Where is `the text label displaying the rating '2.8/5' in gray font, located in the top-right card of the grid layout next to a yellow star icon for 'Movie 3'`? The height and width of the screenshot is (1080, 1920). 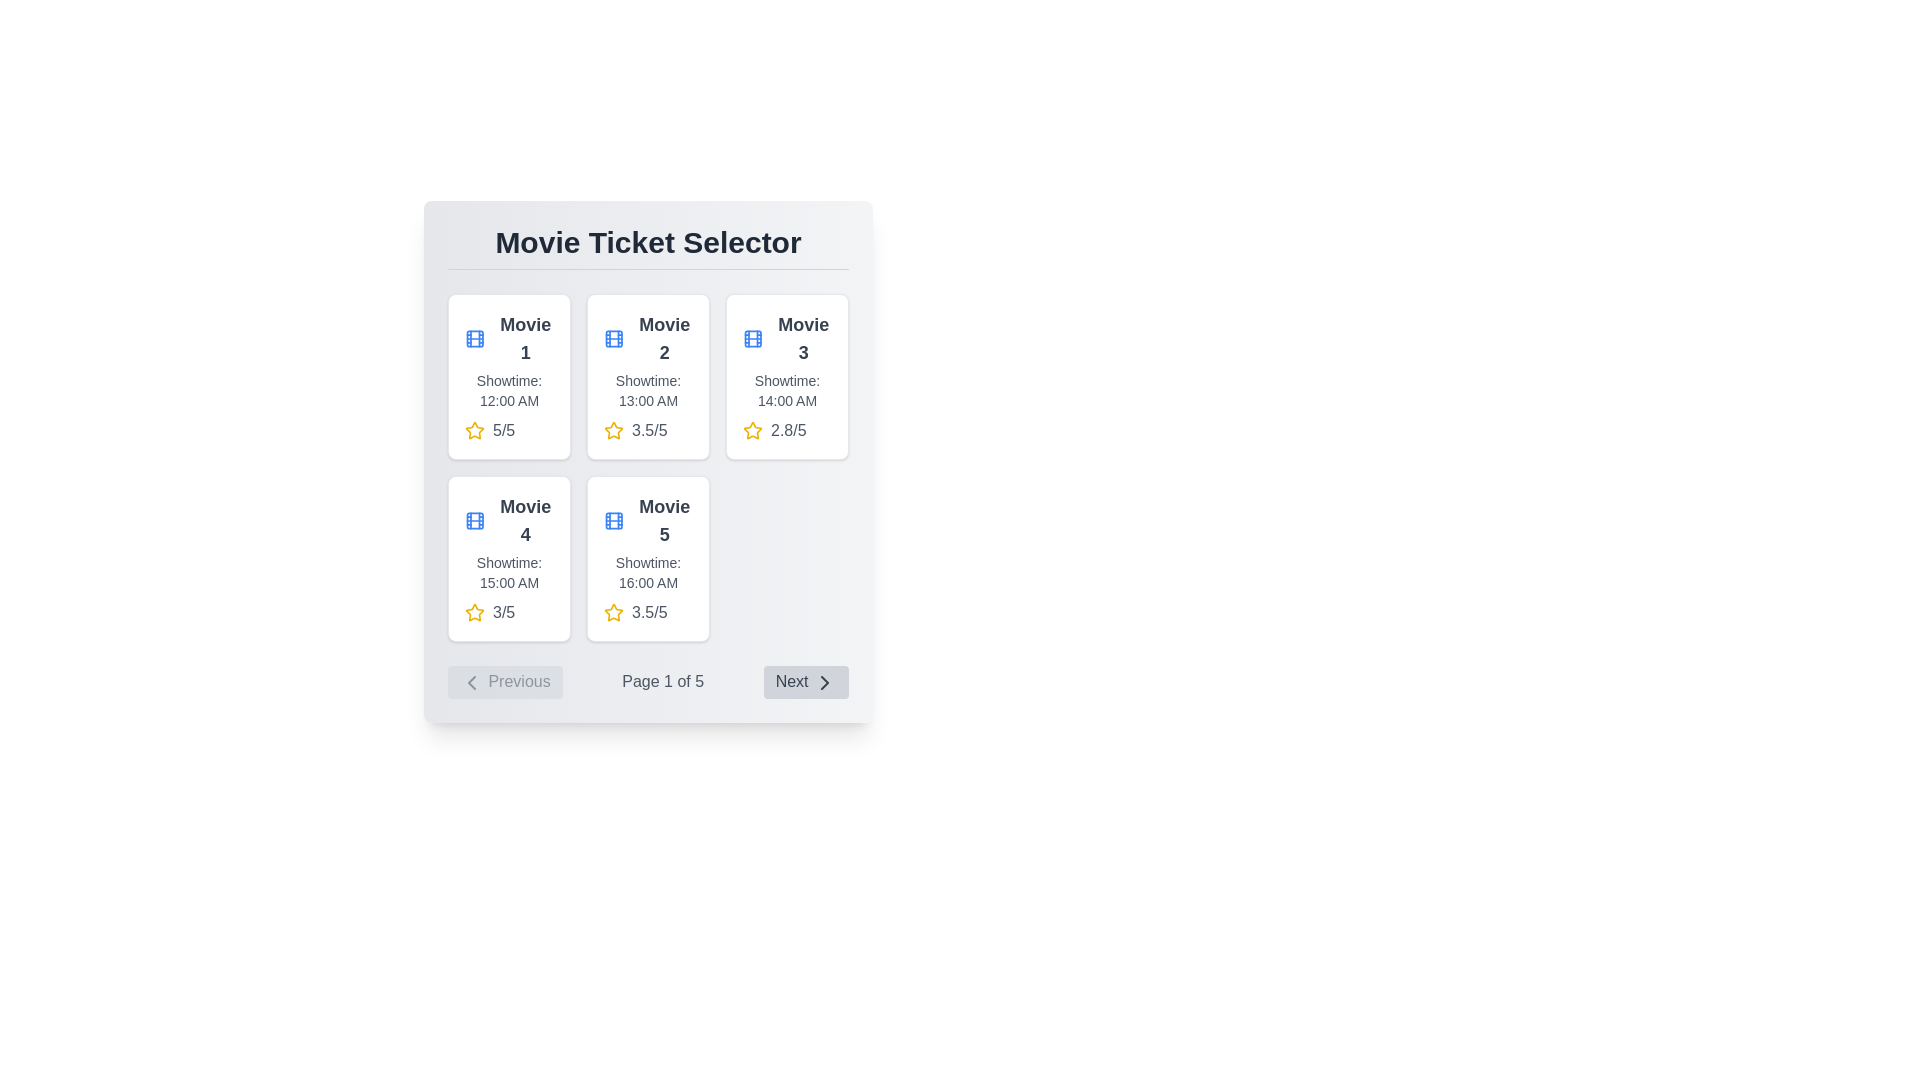 the text label displaying the rating '2.8/5' in gray font, located in the top-right card of the grid layout next to a yellow star icon for 'Movie 3' is located at coordinates (787, 430).